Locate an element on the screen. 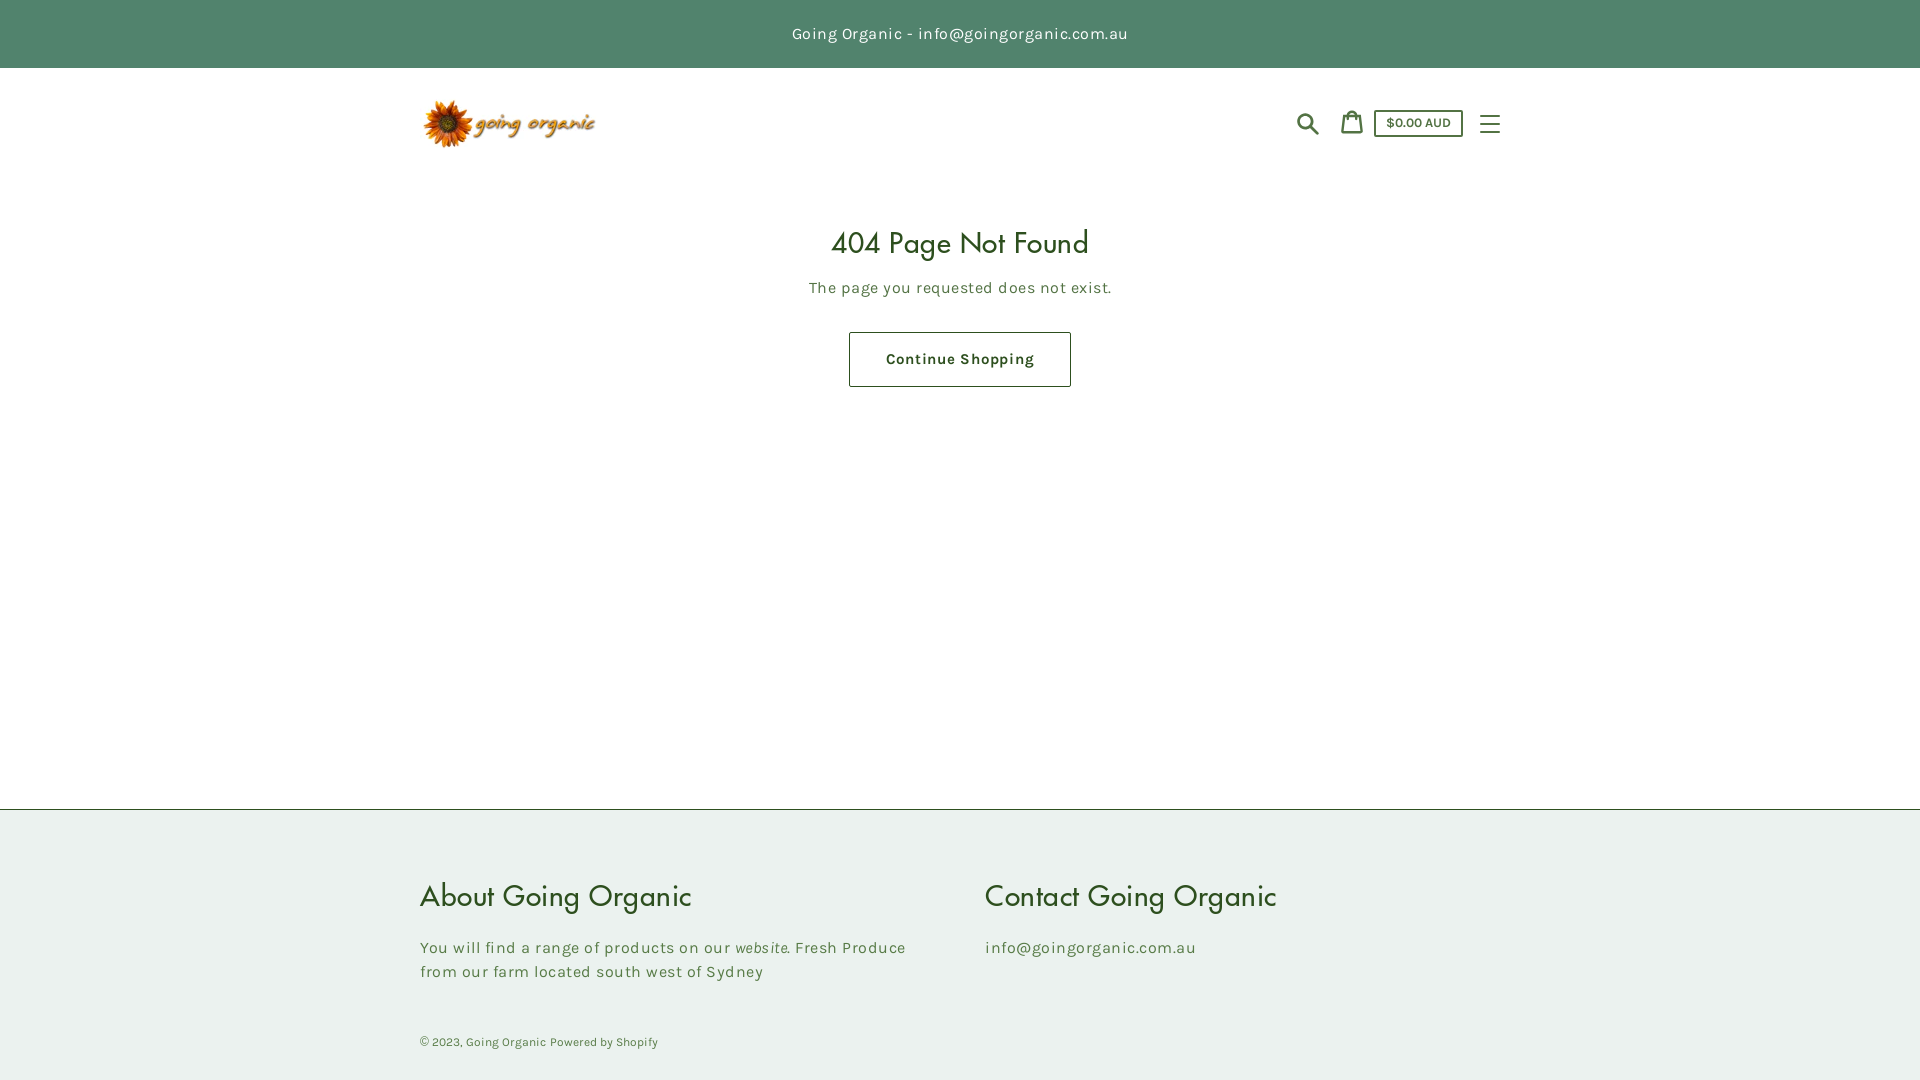 The height and width of the screenshot is (1080, 1920). 'Powered by Shopify' is located at coordinates (603, 1040).